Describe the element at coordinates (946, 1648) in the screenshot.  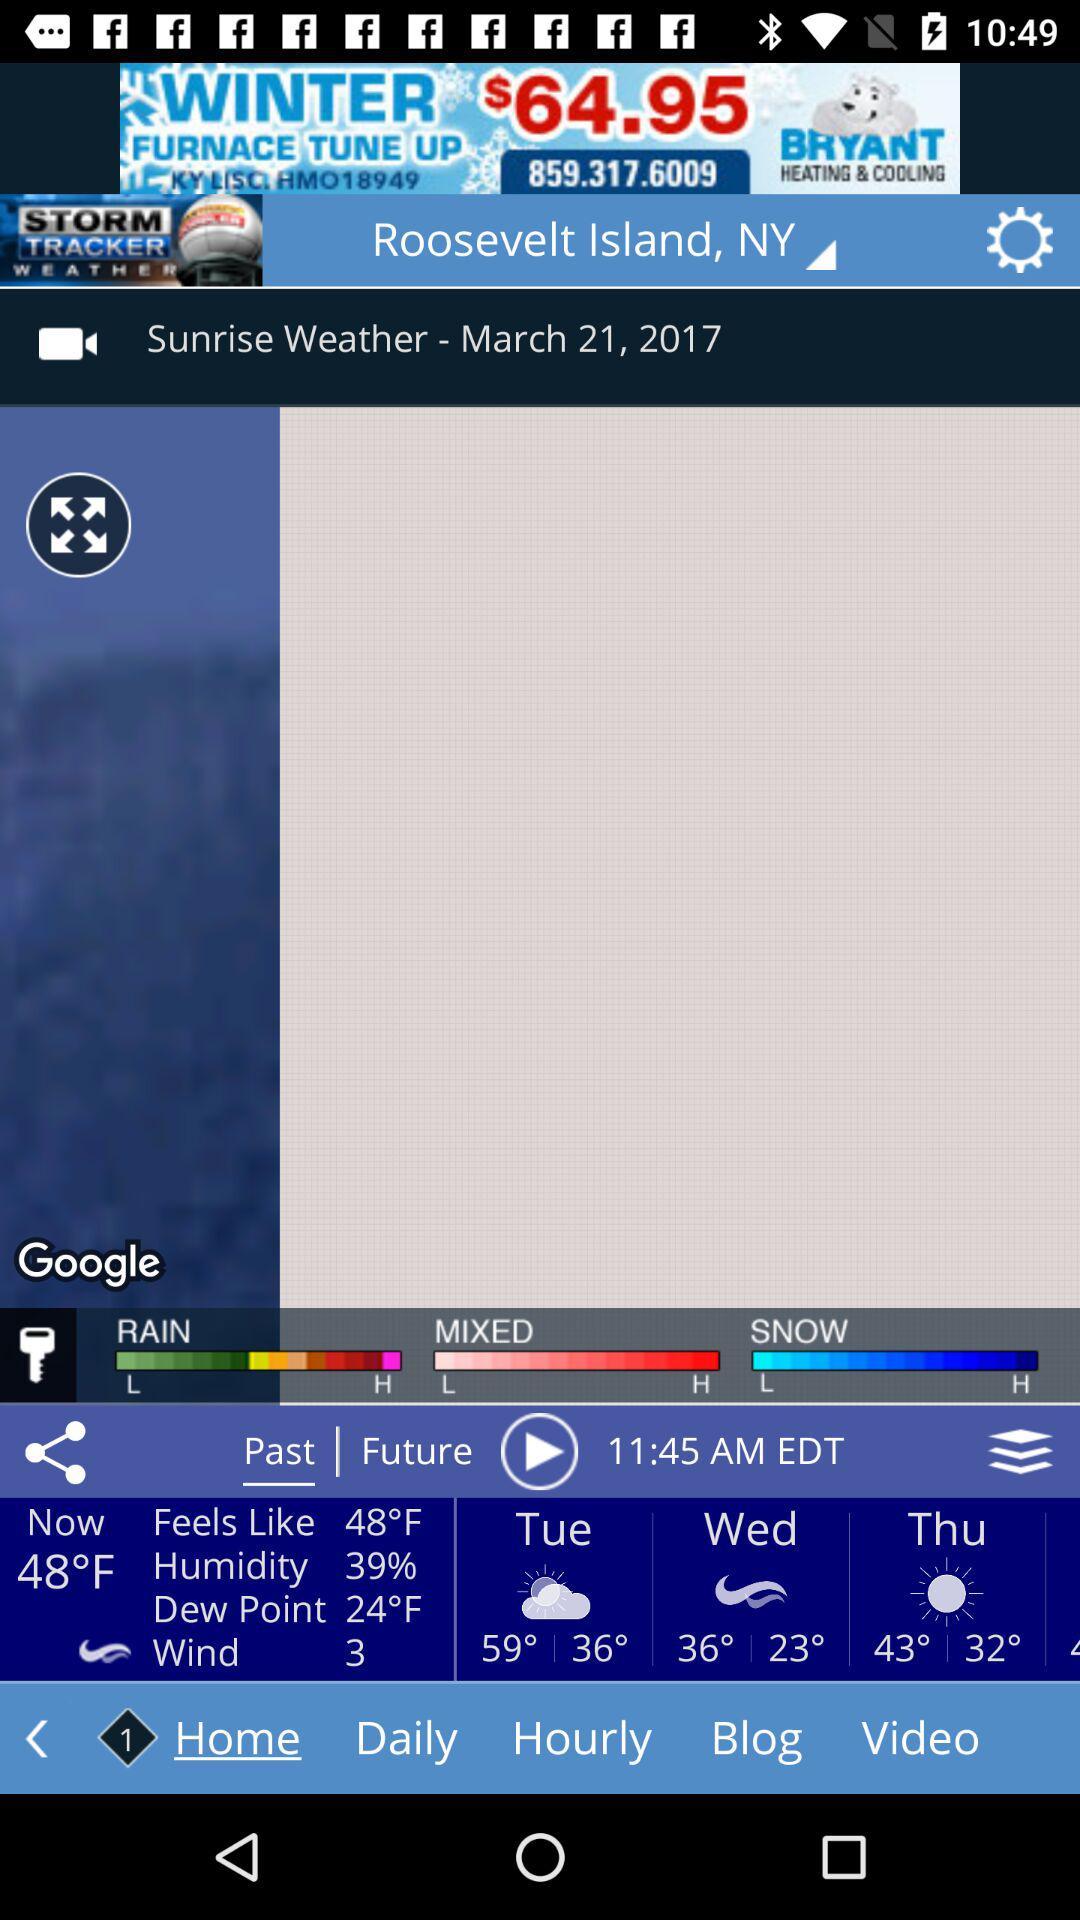
I see `take the vertical line below thu weather symbol` at that location.